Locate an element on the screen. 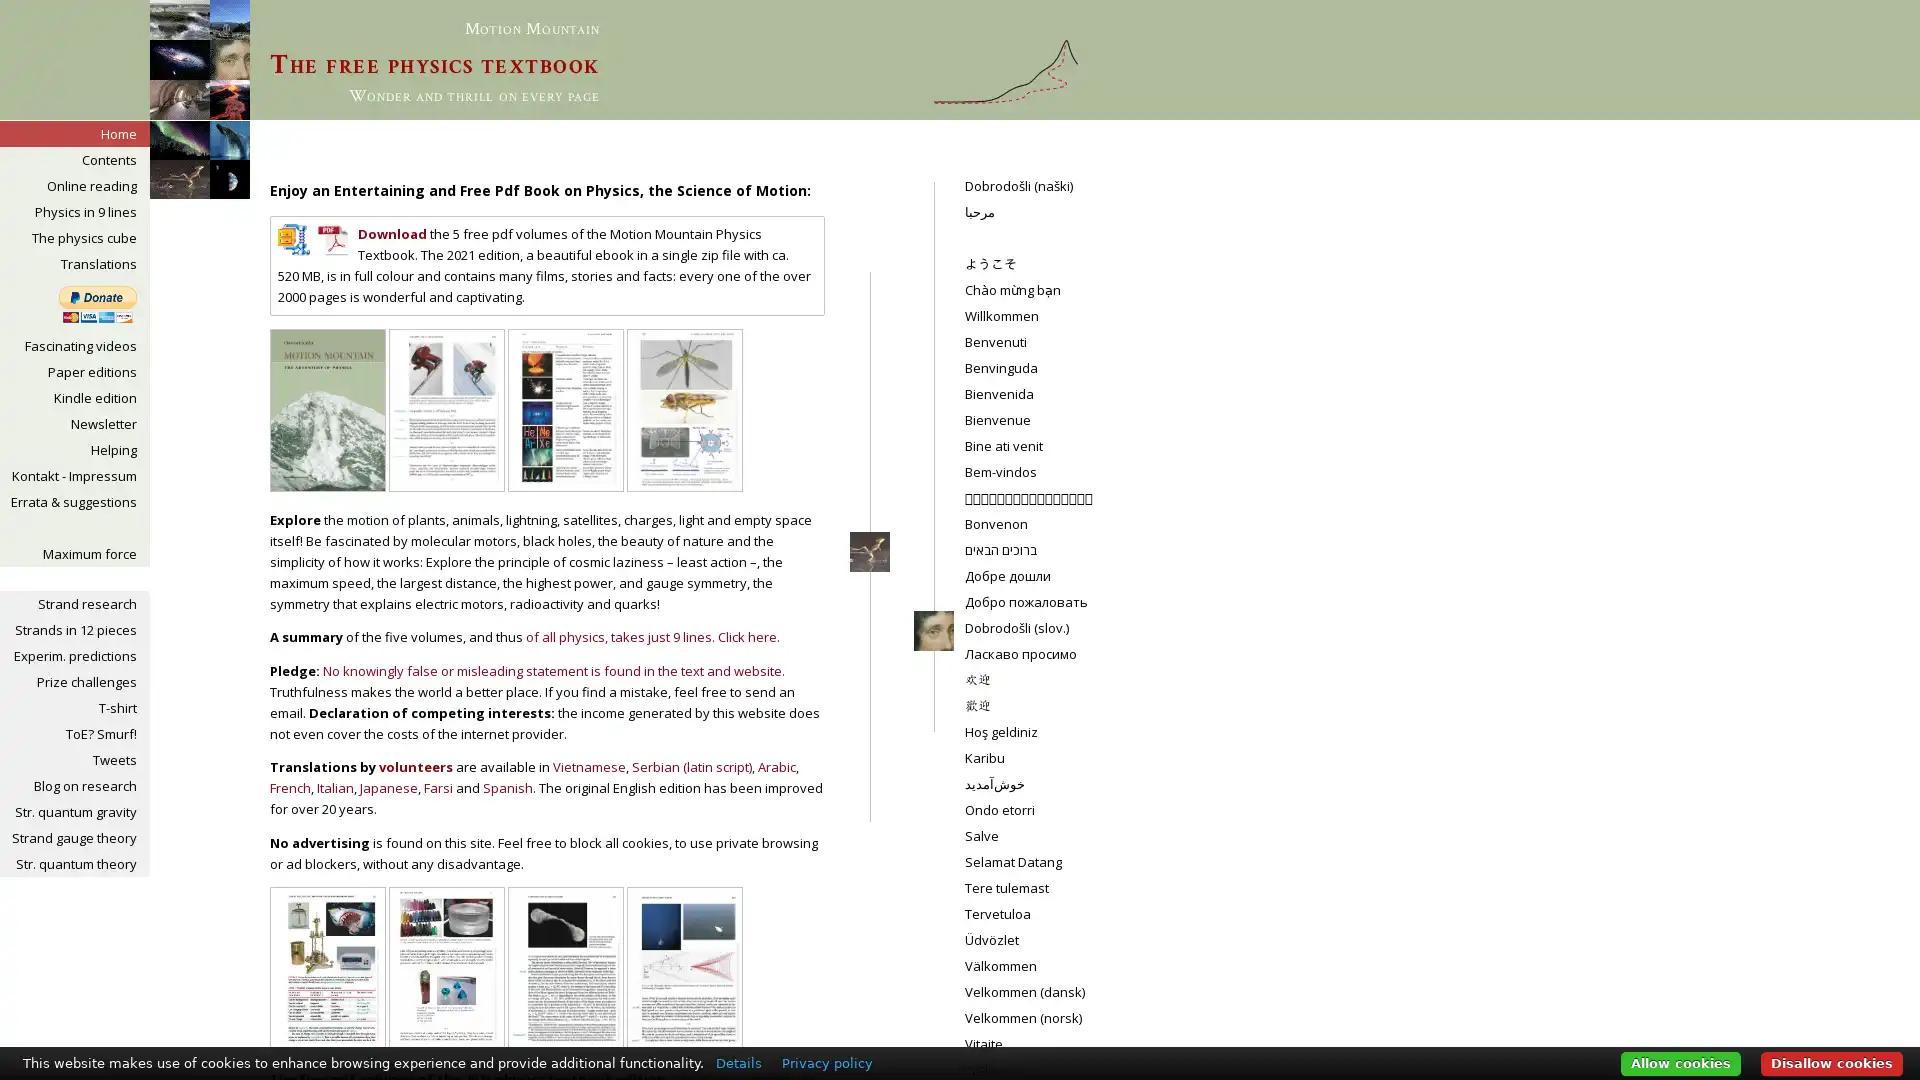 This screenshot has width=1920, height=1080. | Donate Button | is located at coordinates (96, 304).